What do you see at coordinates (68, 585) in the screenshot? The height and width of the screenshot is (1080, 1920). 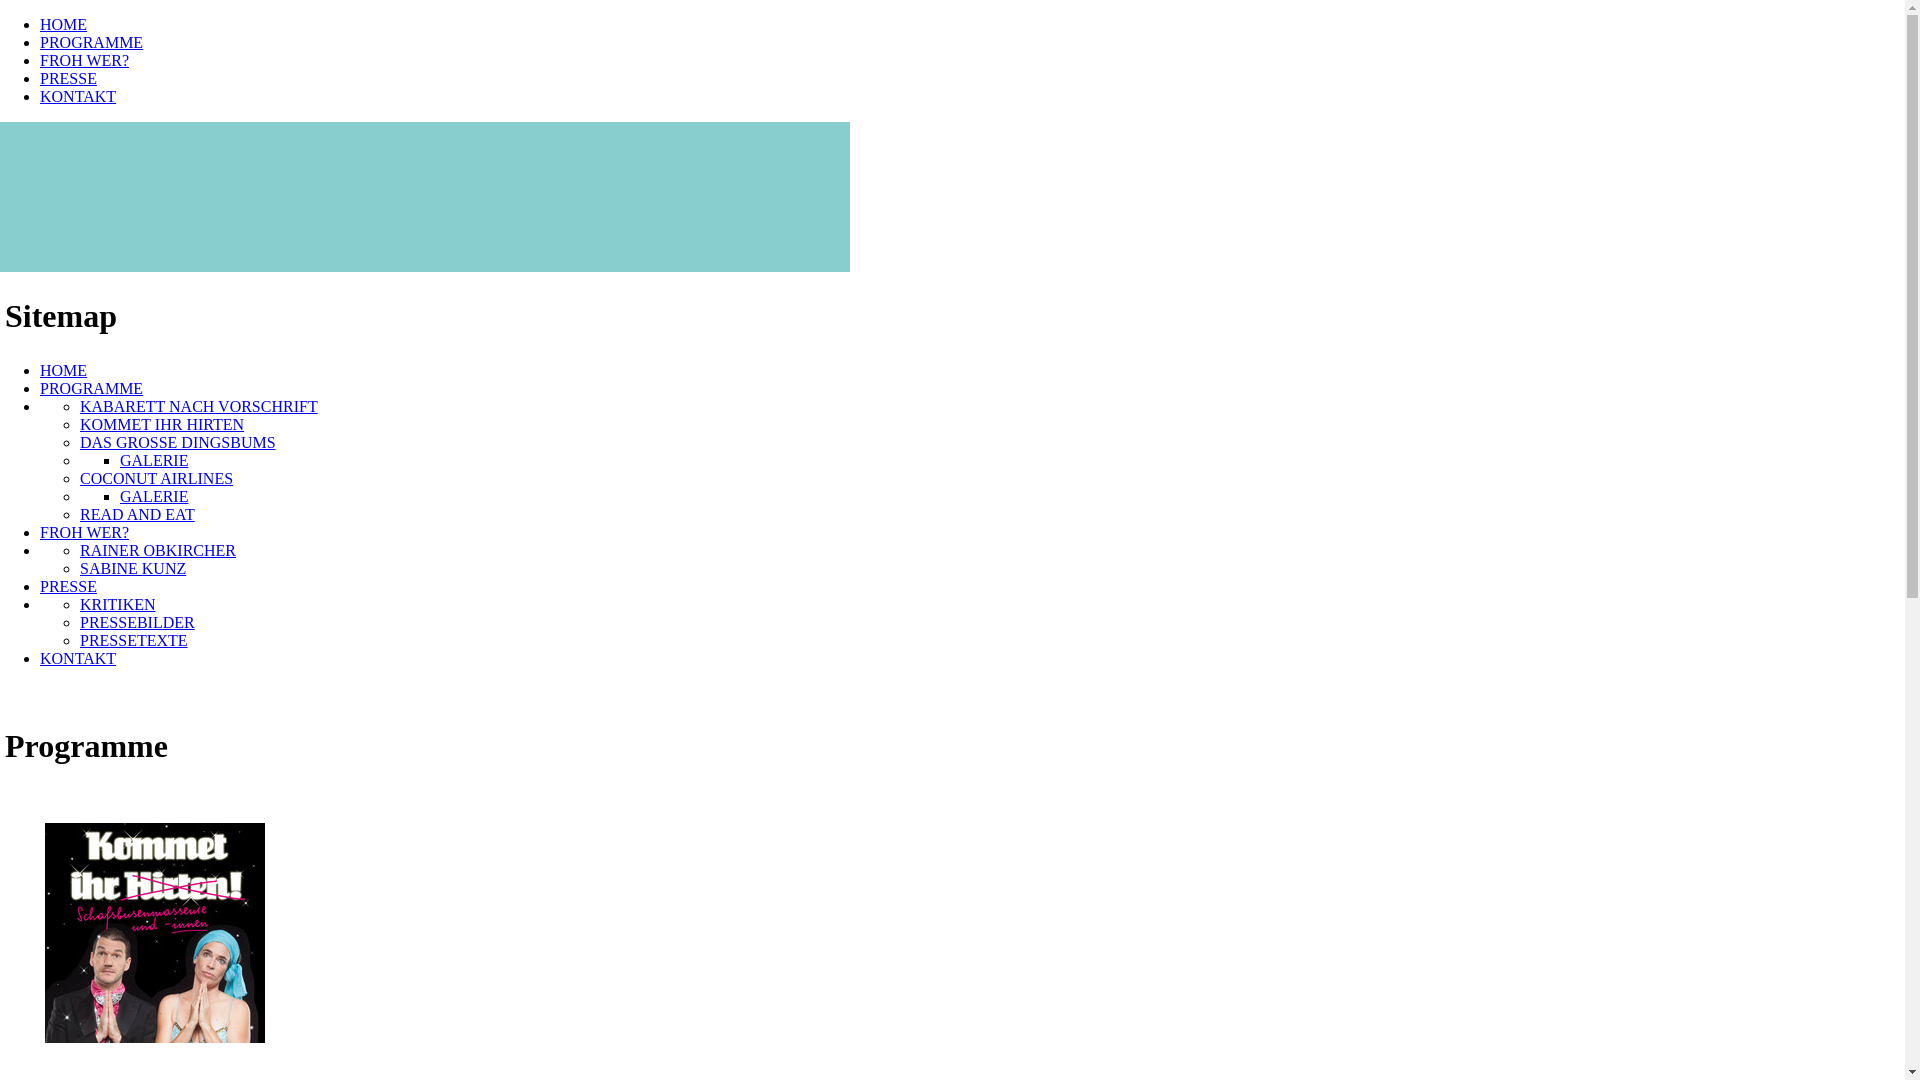 I see `'PRESSE'` at bounding box center [68, 585].